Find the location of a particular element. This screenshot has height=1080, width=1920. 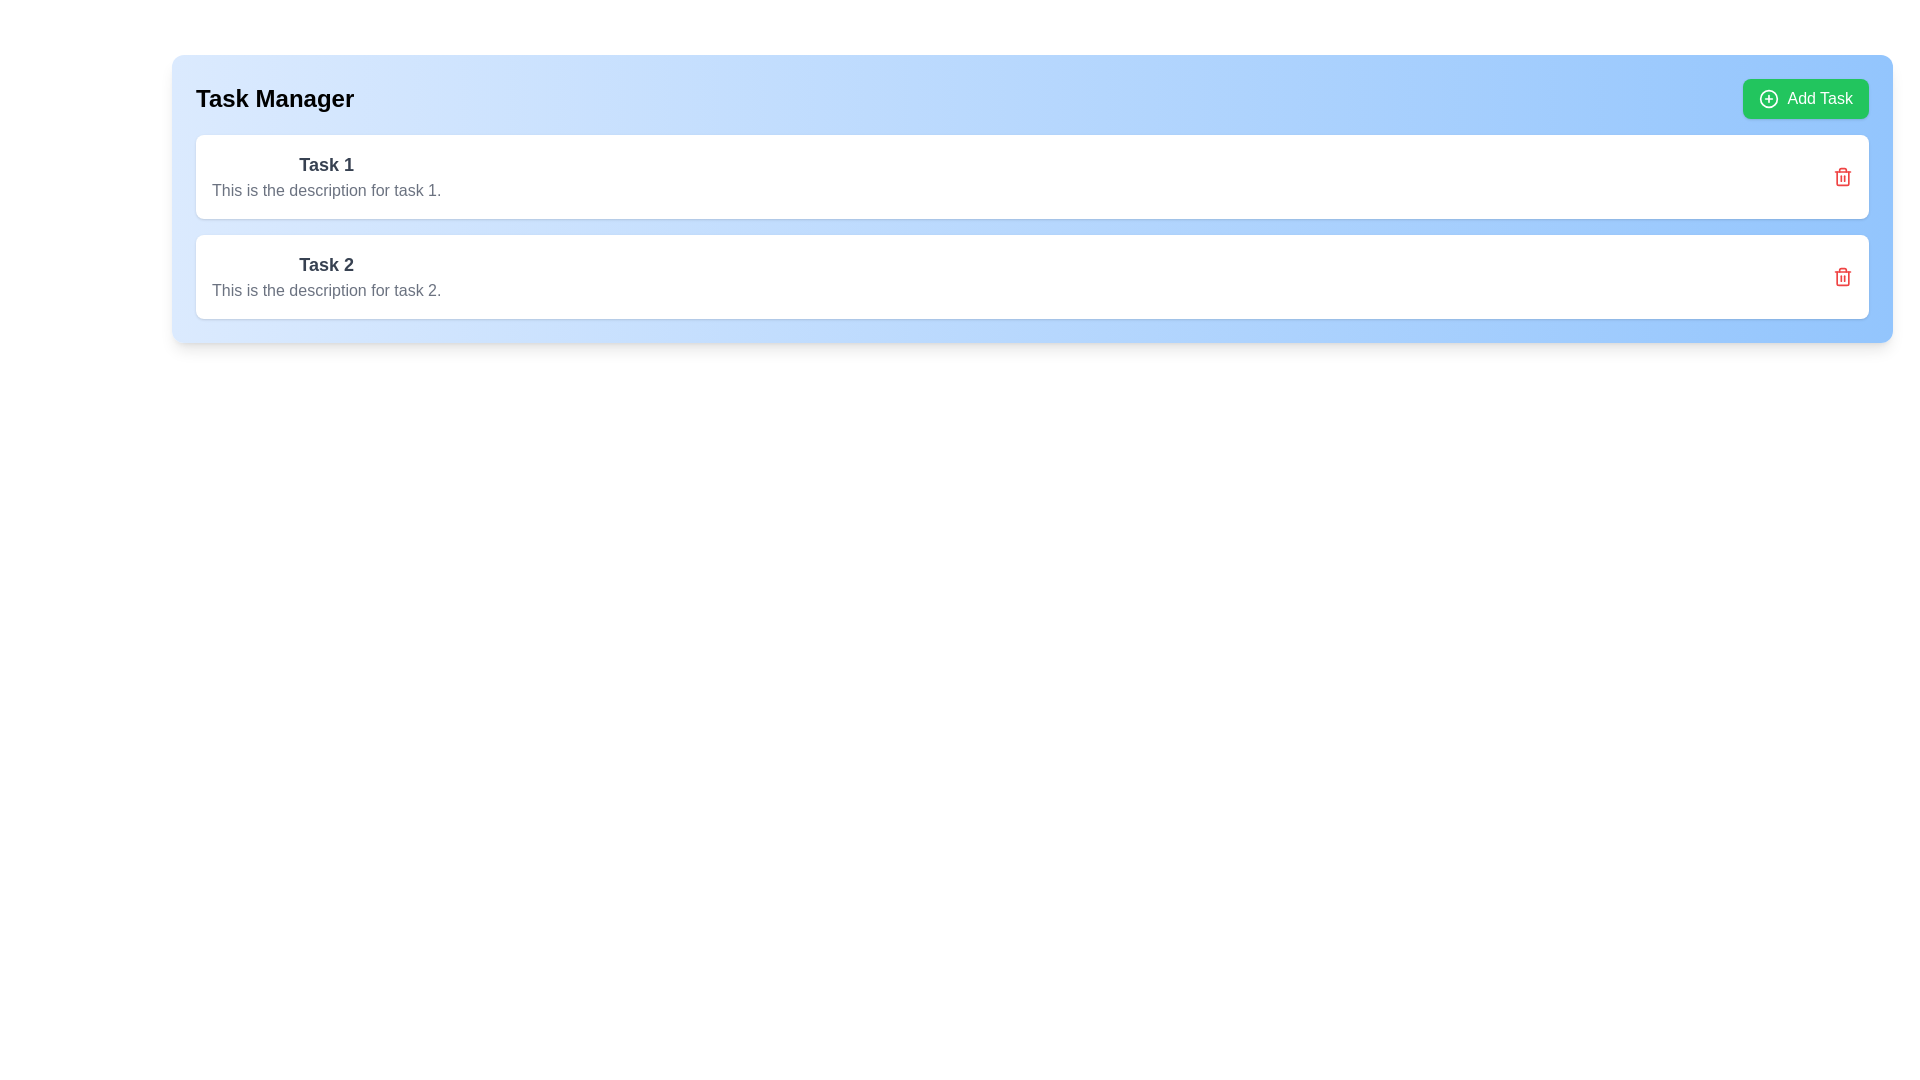

the gray italicized text 'This is the description for task 2.' located beneath the bold title 'Task 2' in the second task card layout is located at coordinates (326, 290).